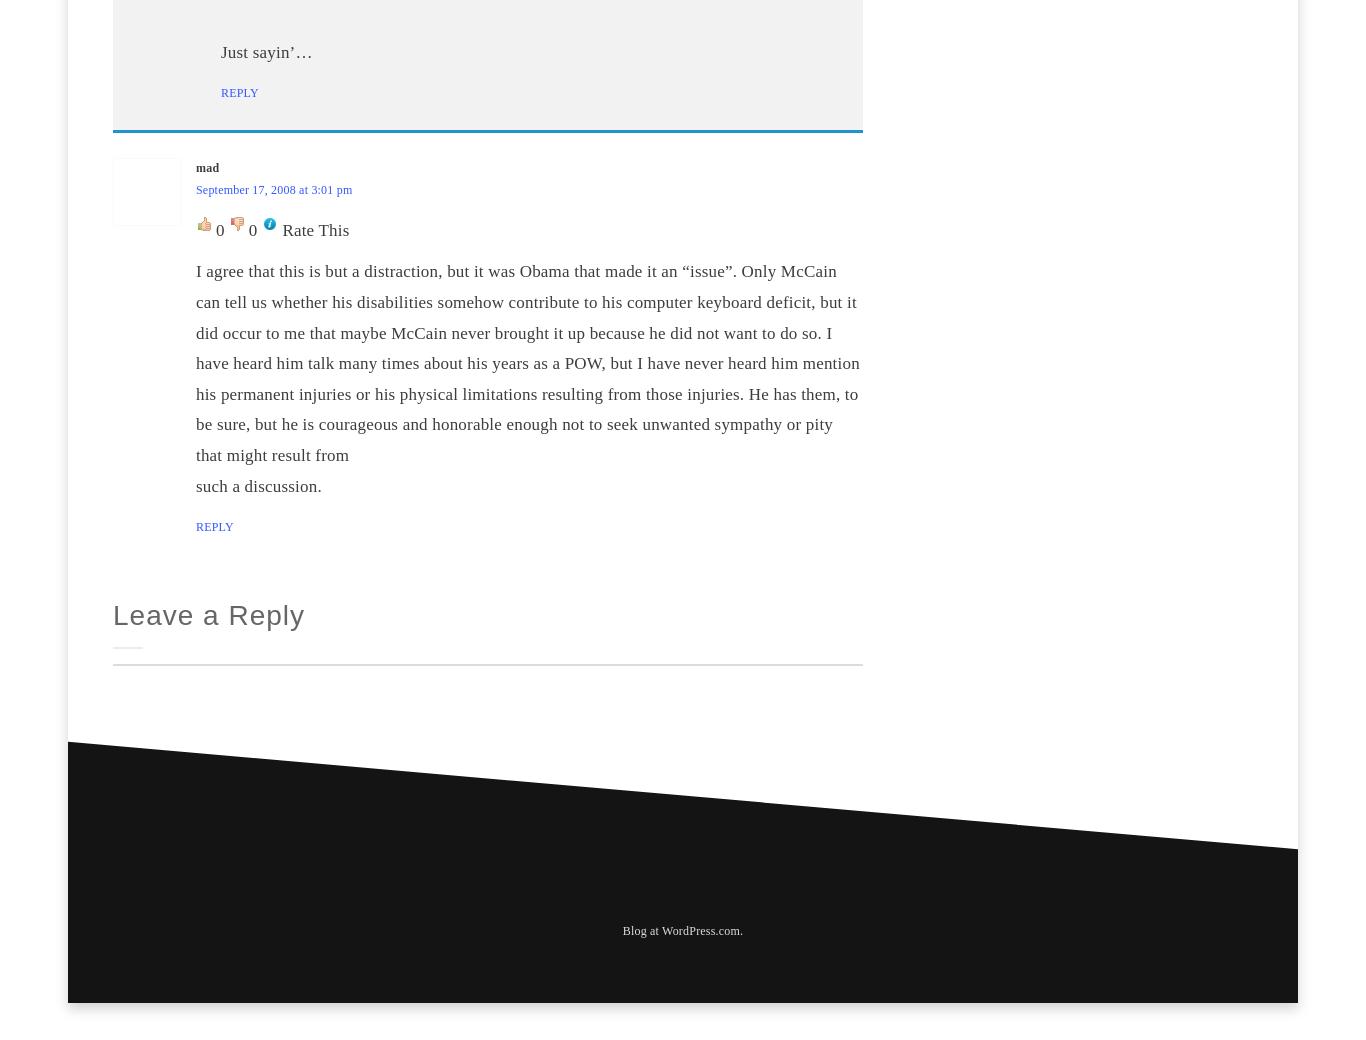 The width and height of the screenshot is (1366, 1040). What do you see at coordinates (195, 485) in the screenshot?
I see `'such a discussion.'` at bounding box center [195, 485].